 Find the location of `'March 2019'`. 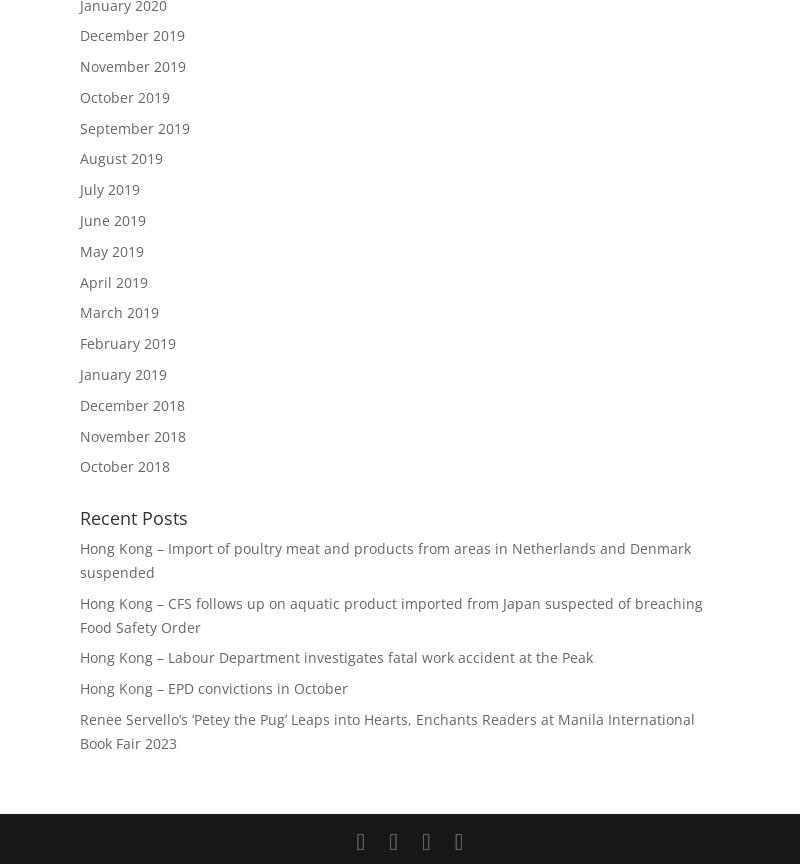

'March 2019' is located at coordinates (118, 312).